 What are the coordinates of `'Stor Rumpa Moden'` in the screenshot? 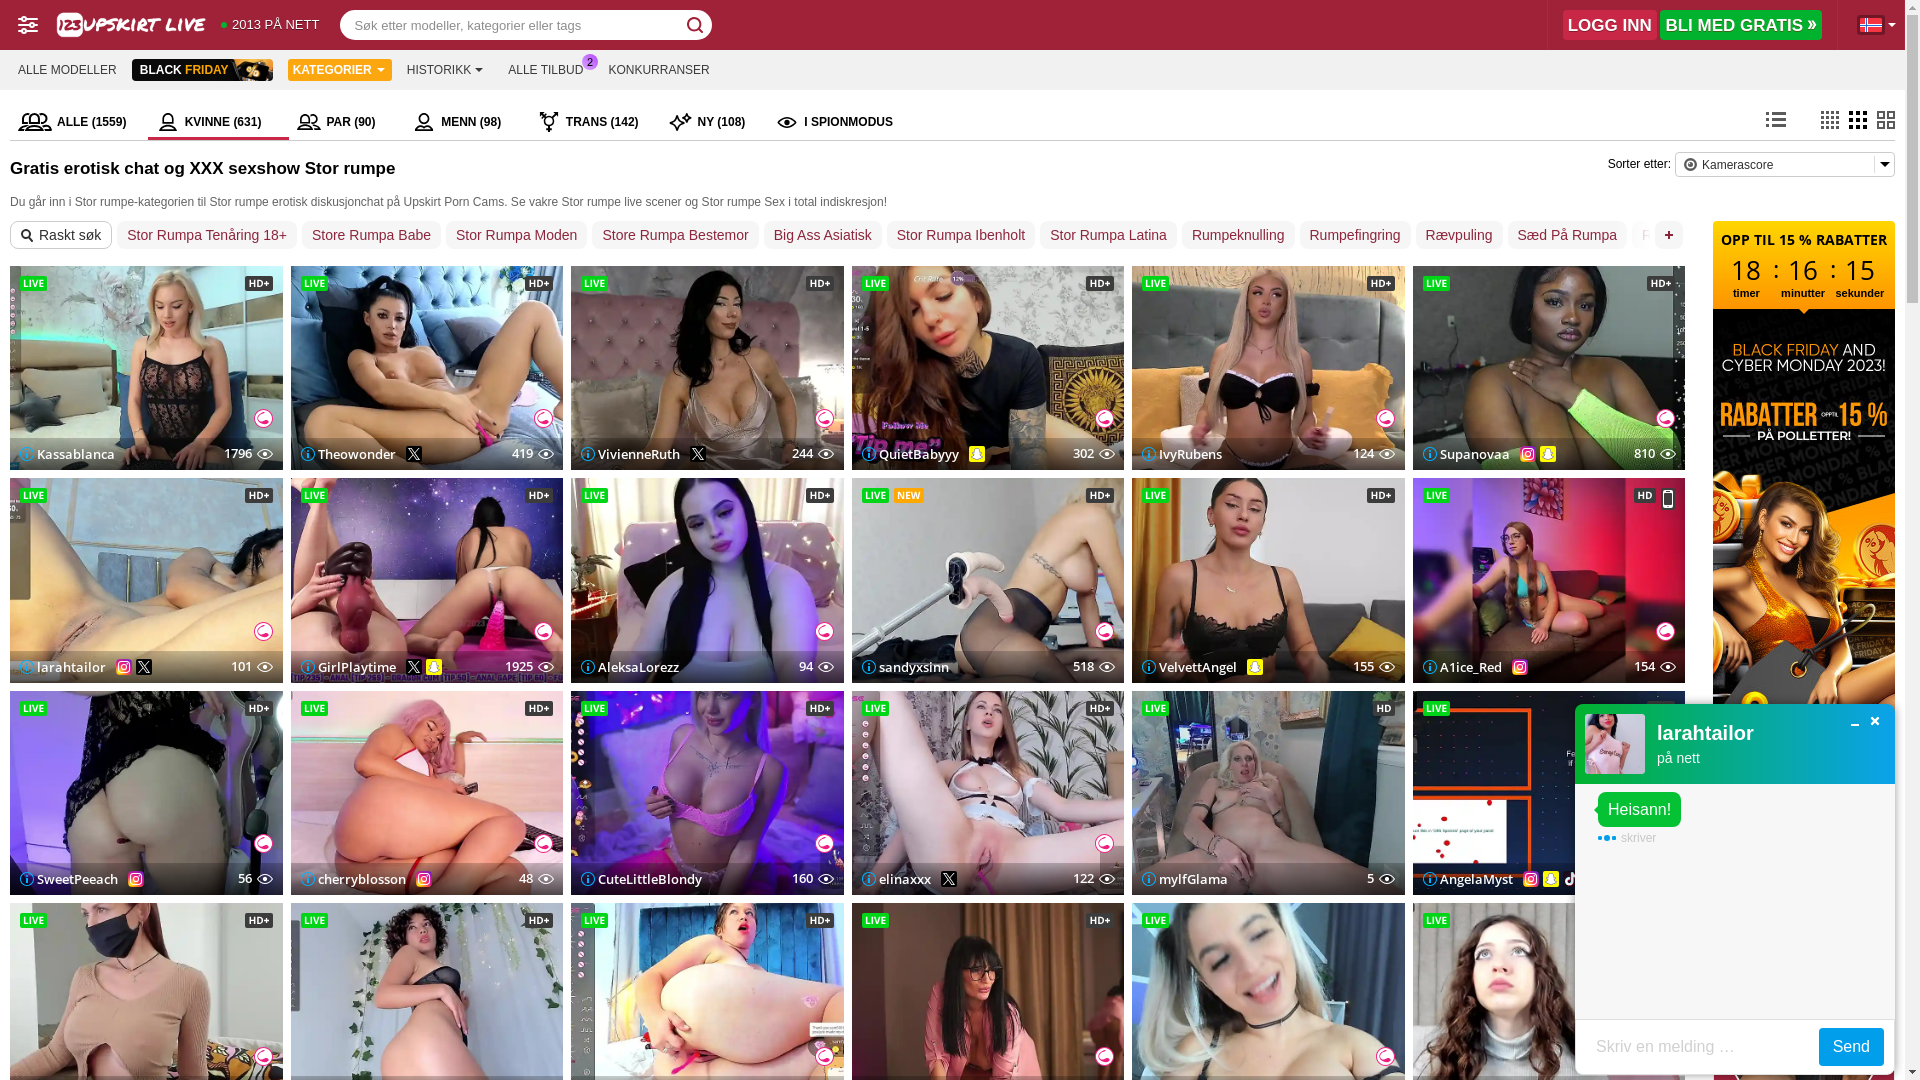 It's located at (445, 234).